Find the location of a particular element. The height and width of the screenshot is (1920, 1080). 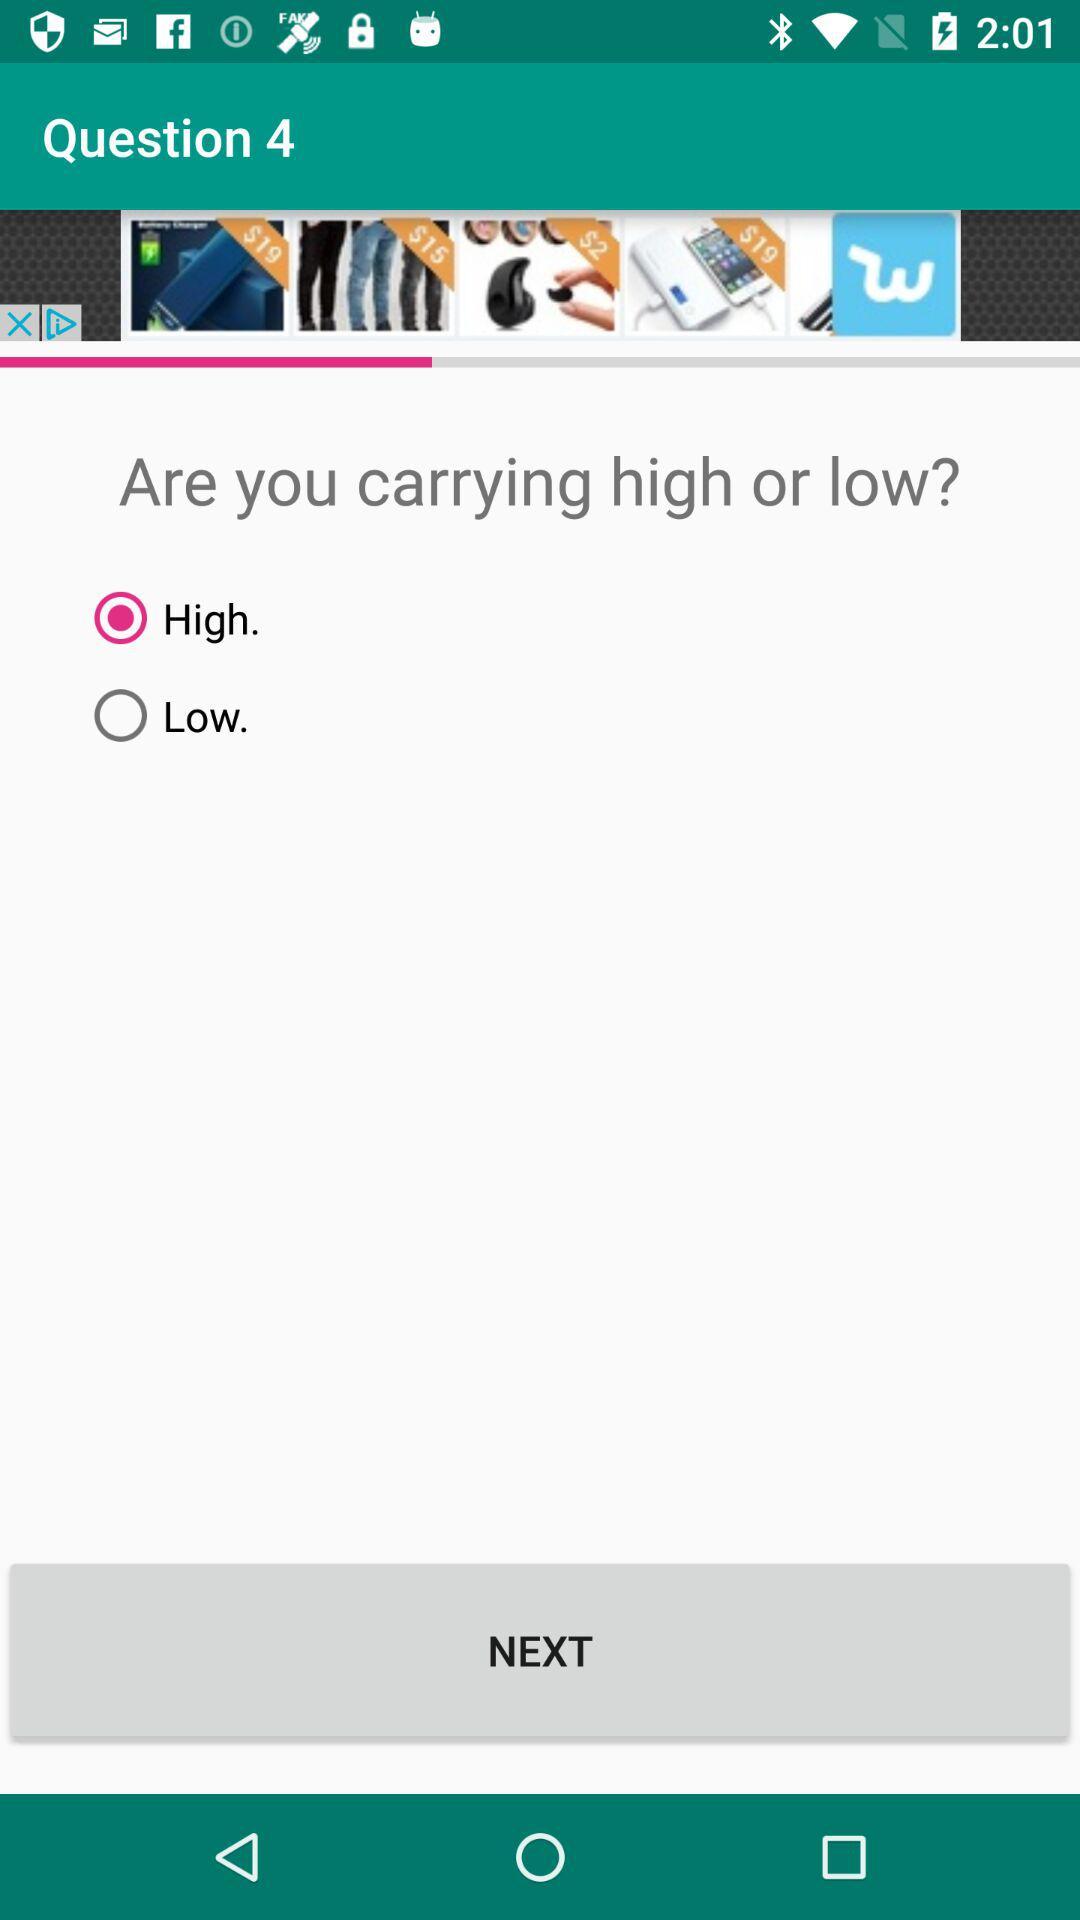

visit advertisement is located at coordinates (540, 274).